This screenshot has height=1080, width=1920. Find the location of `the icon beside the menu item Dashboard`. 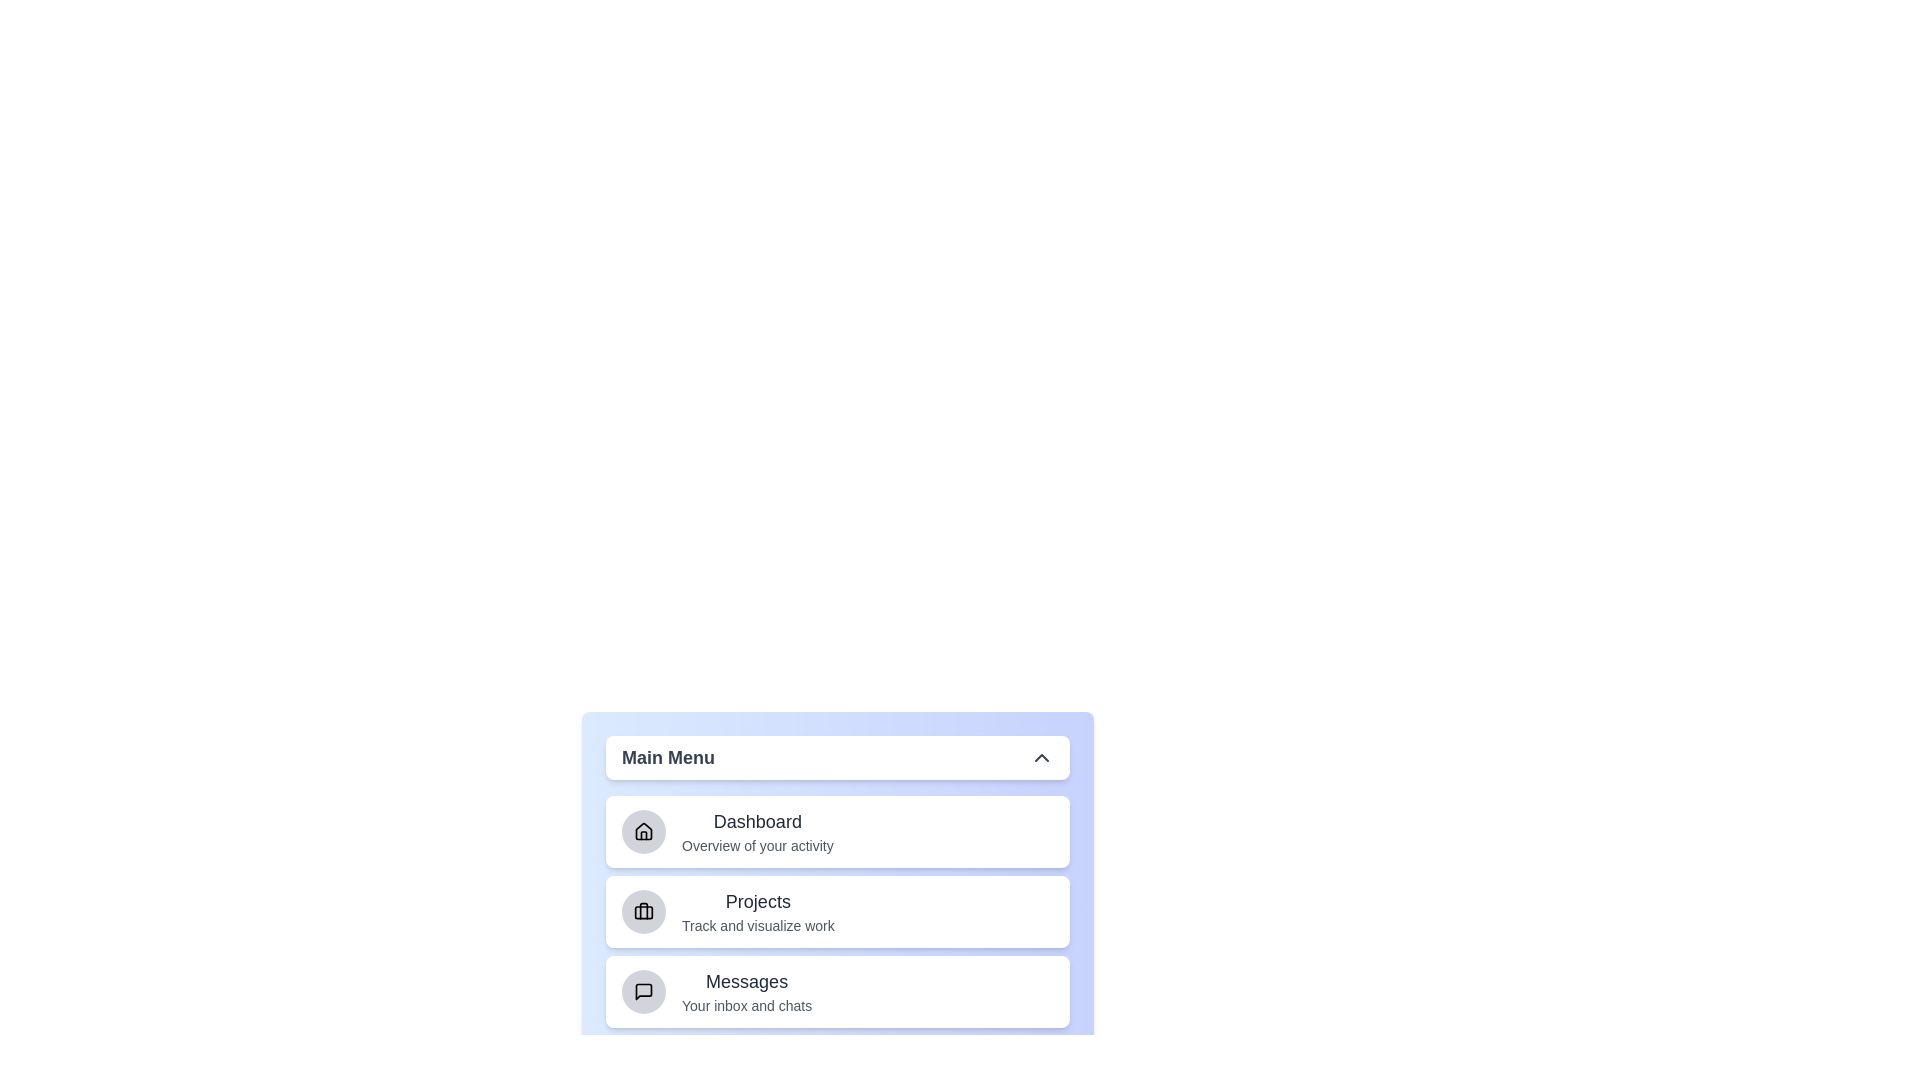

the icon beside the menu item Dashboard is located at coordinates (643, 832).